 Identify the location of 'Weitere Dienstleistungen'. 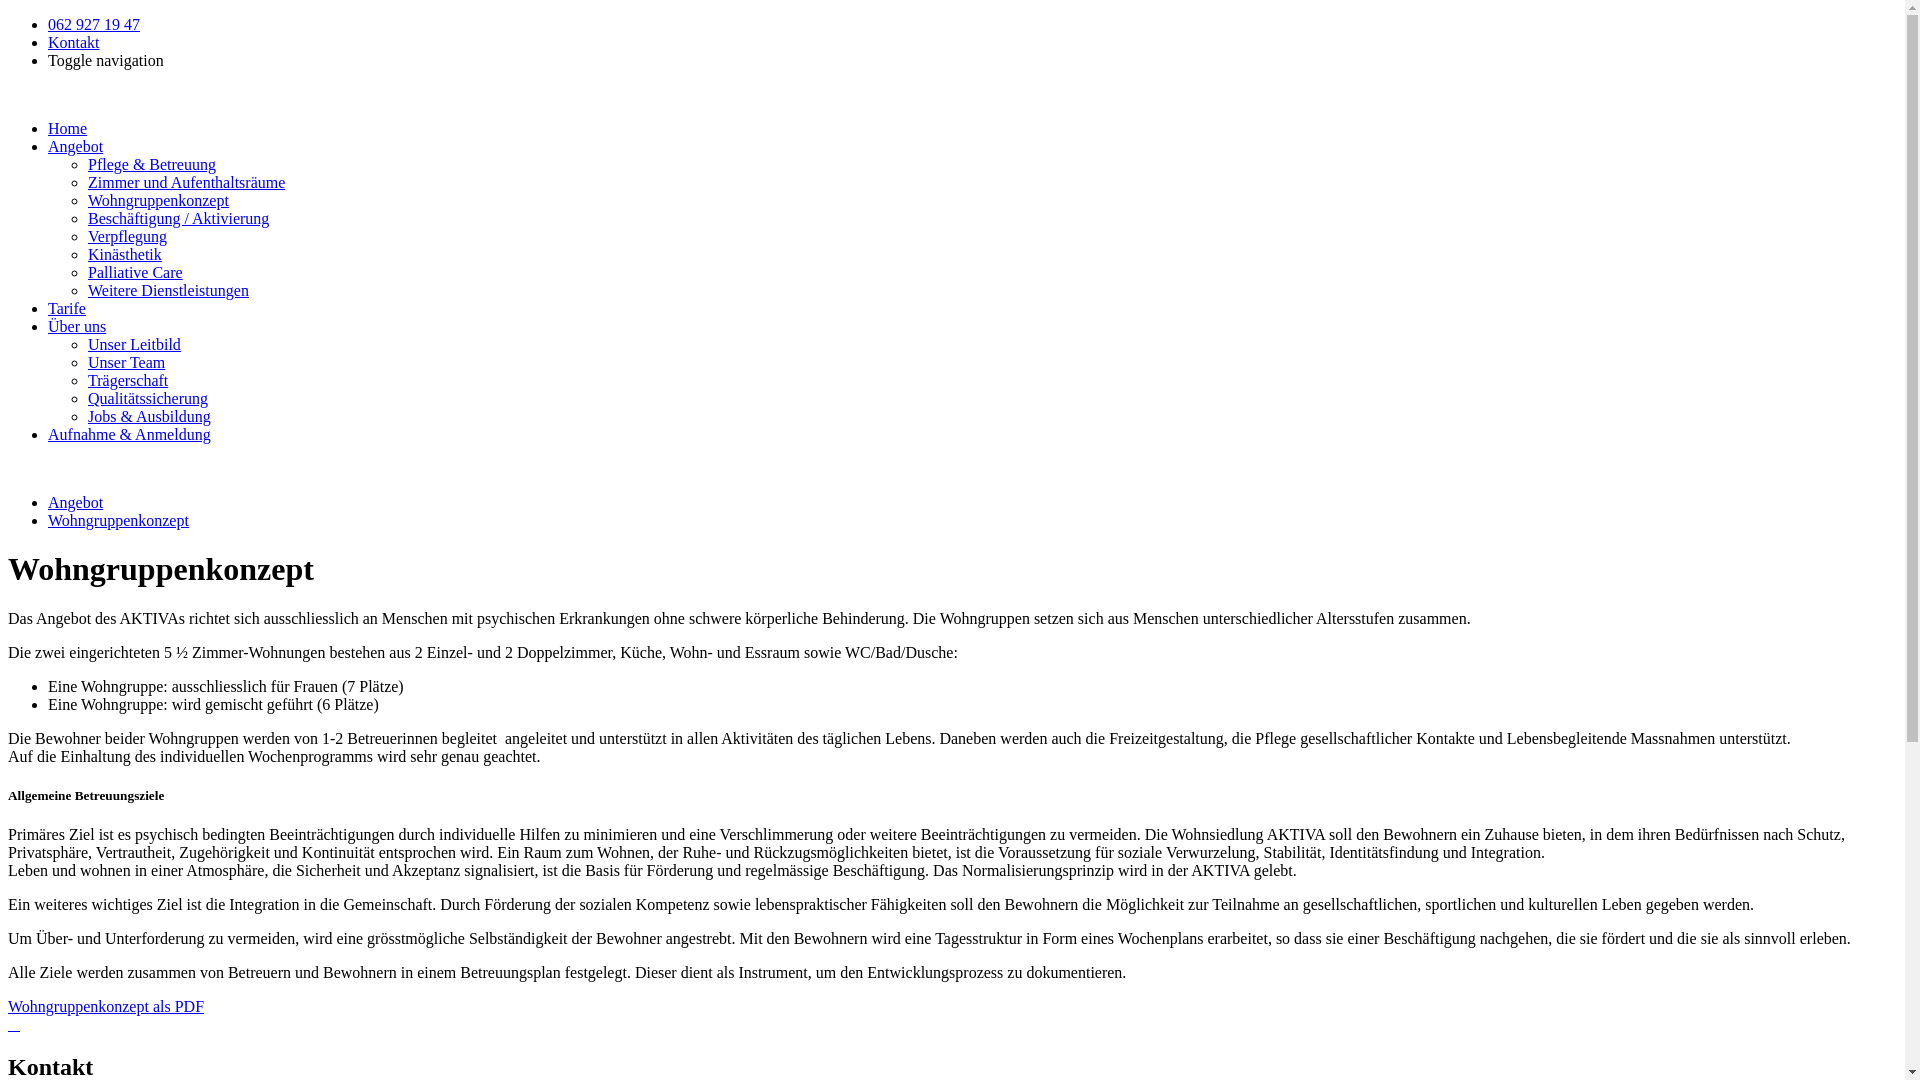
(86, 290).